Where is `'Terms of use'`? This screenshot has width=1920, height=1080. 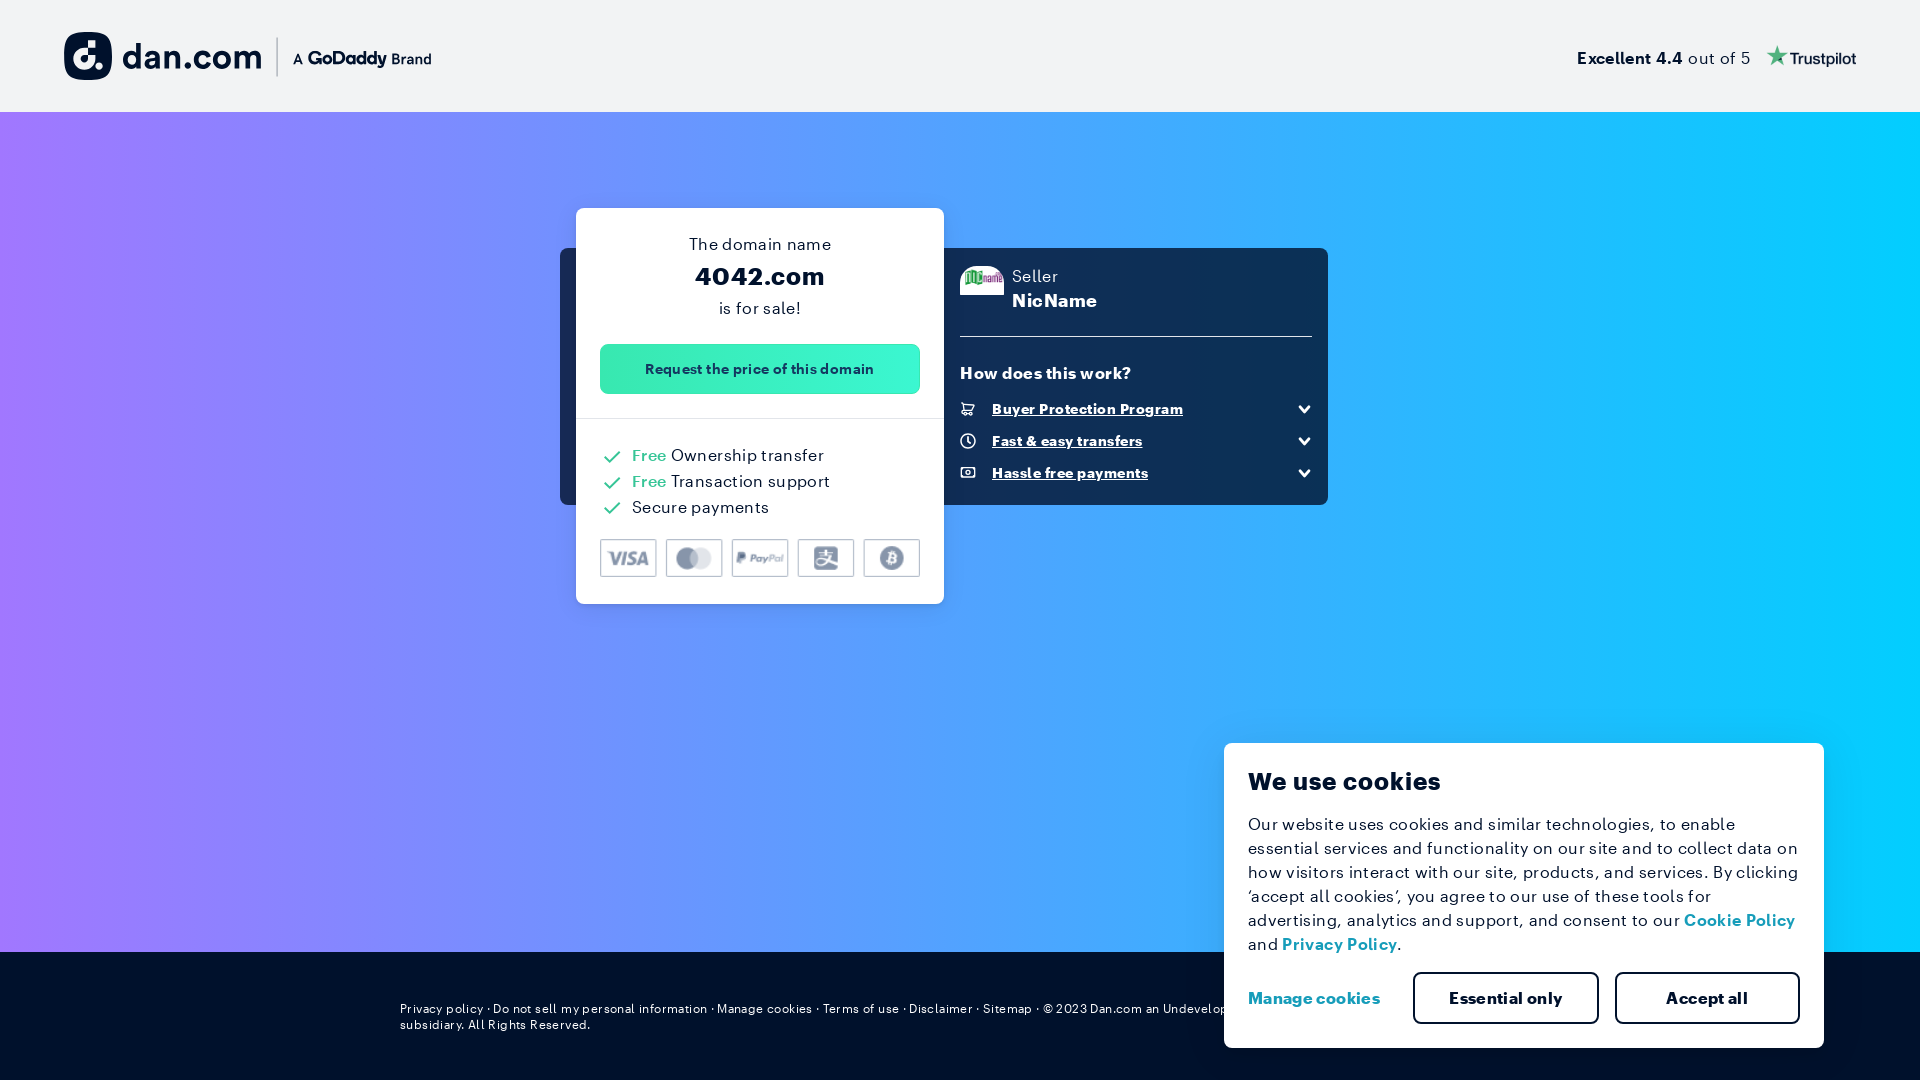
'Terms of use' is located at coordinates (861, 1007).